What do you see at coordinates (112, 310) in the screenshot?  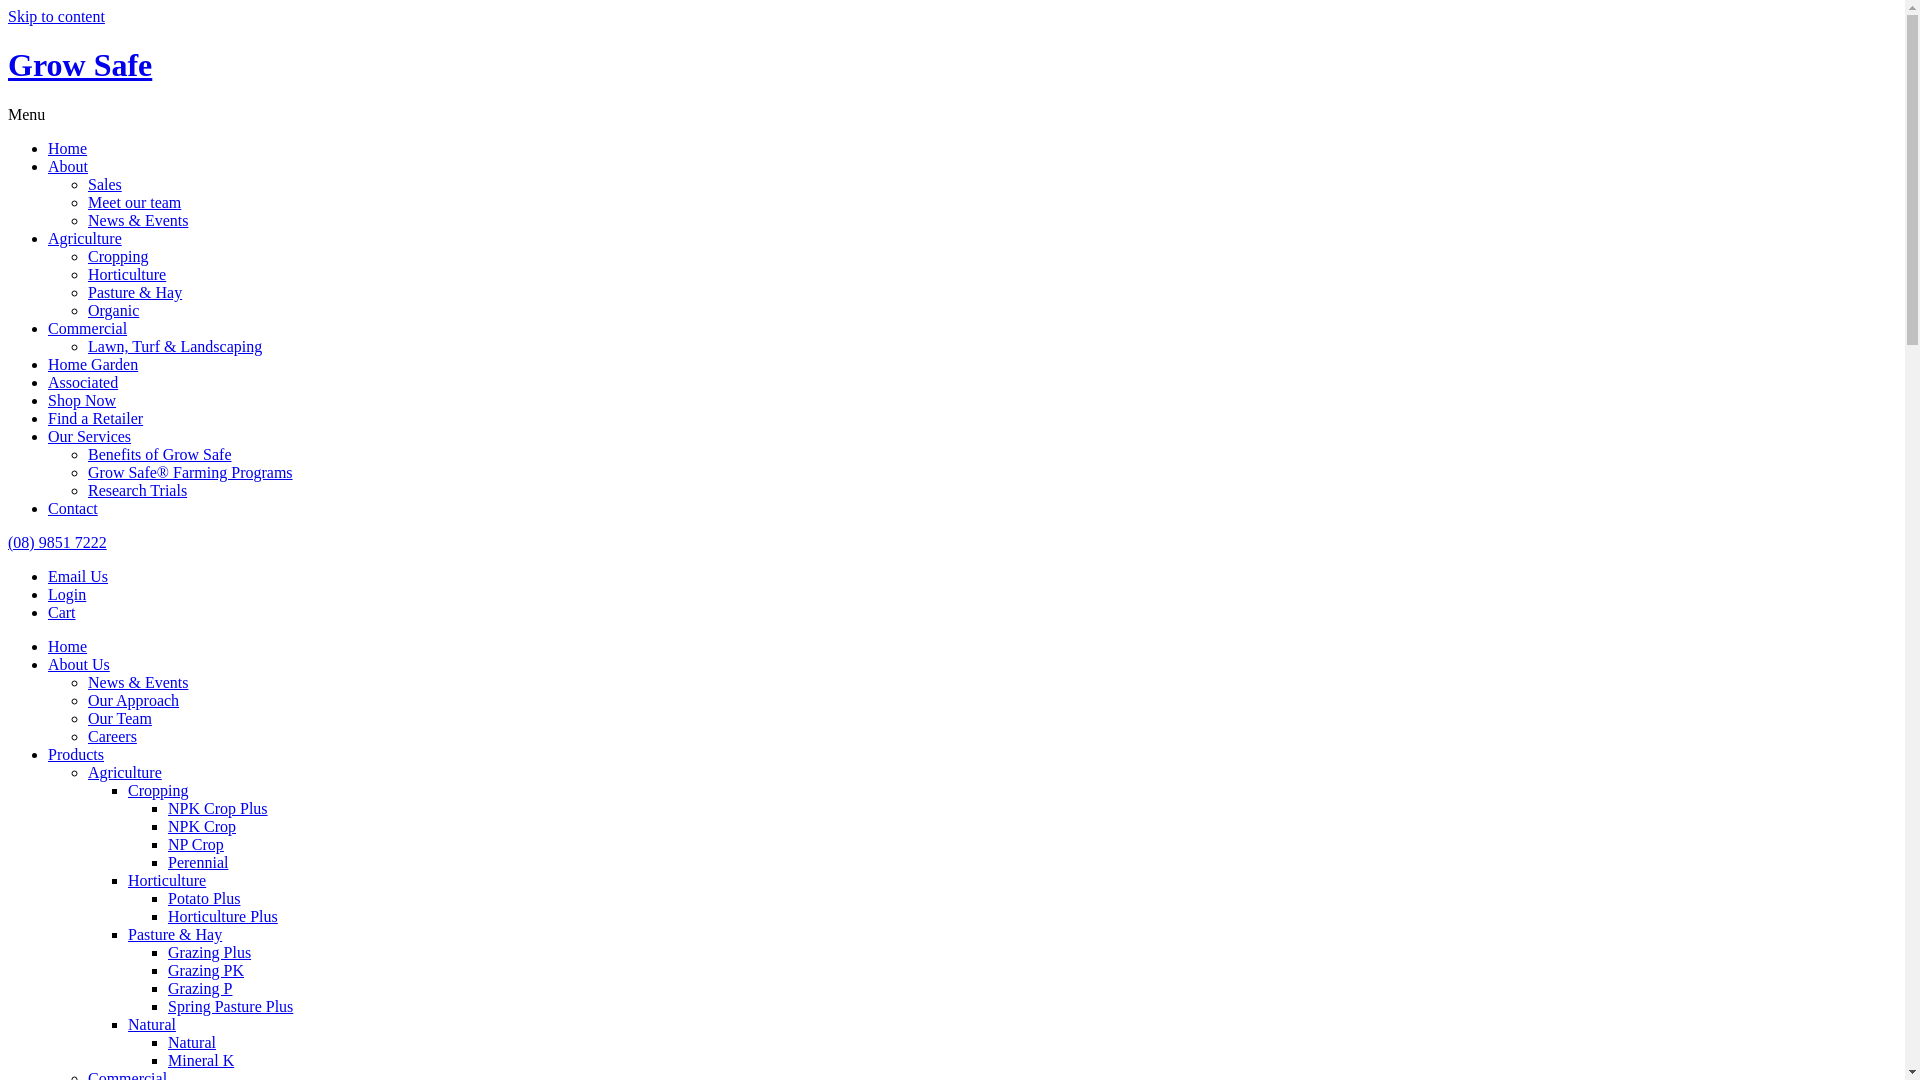 I see `'Organic'` at bounding box center [112, 310].